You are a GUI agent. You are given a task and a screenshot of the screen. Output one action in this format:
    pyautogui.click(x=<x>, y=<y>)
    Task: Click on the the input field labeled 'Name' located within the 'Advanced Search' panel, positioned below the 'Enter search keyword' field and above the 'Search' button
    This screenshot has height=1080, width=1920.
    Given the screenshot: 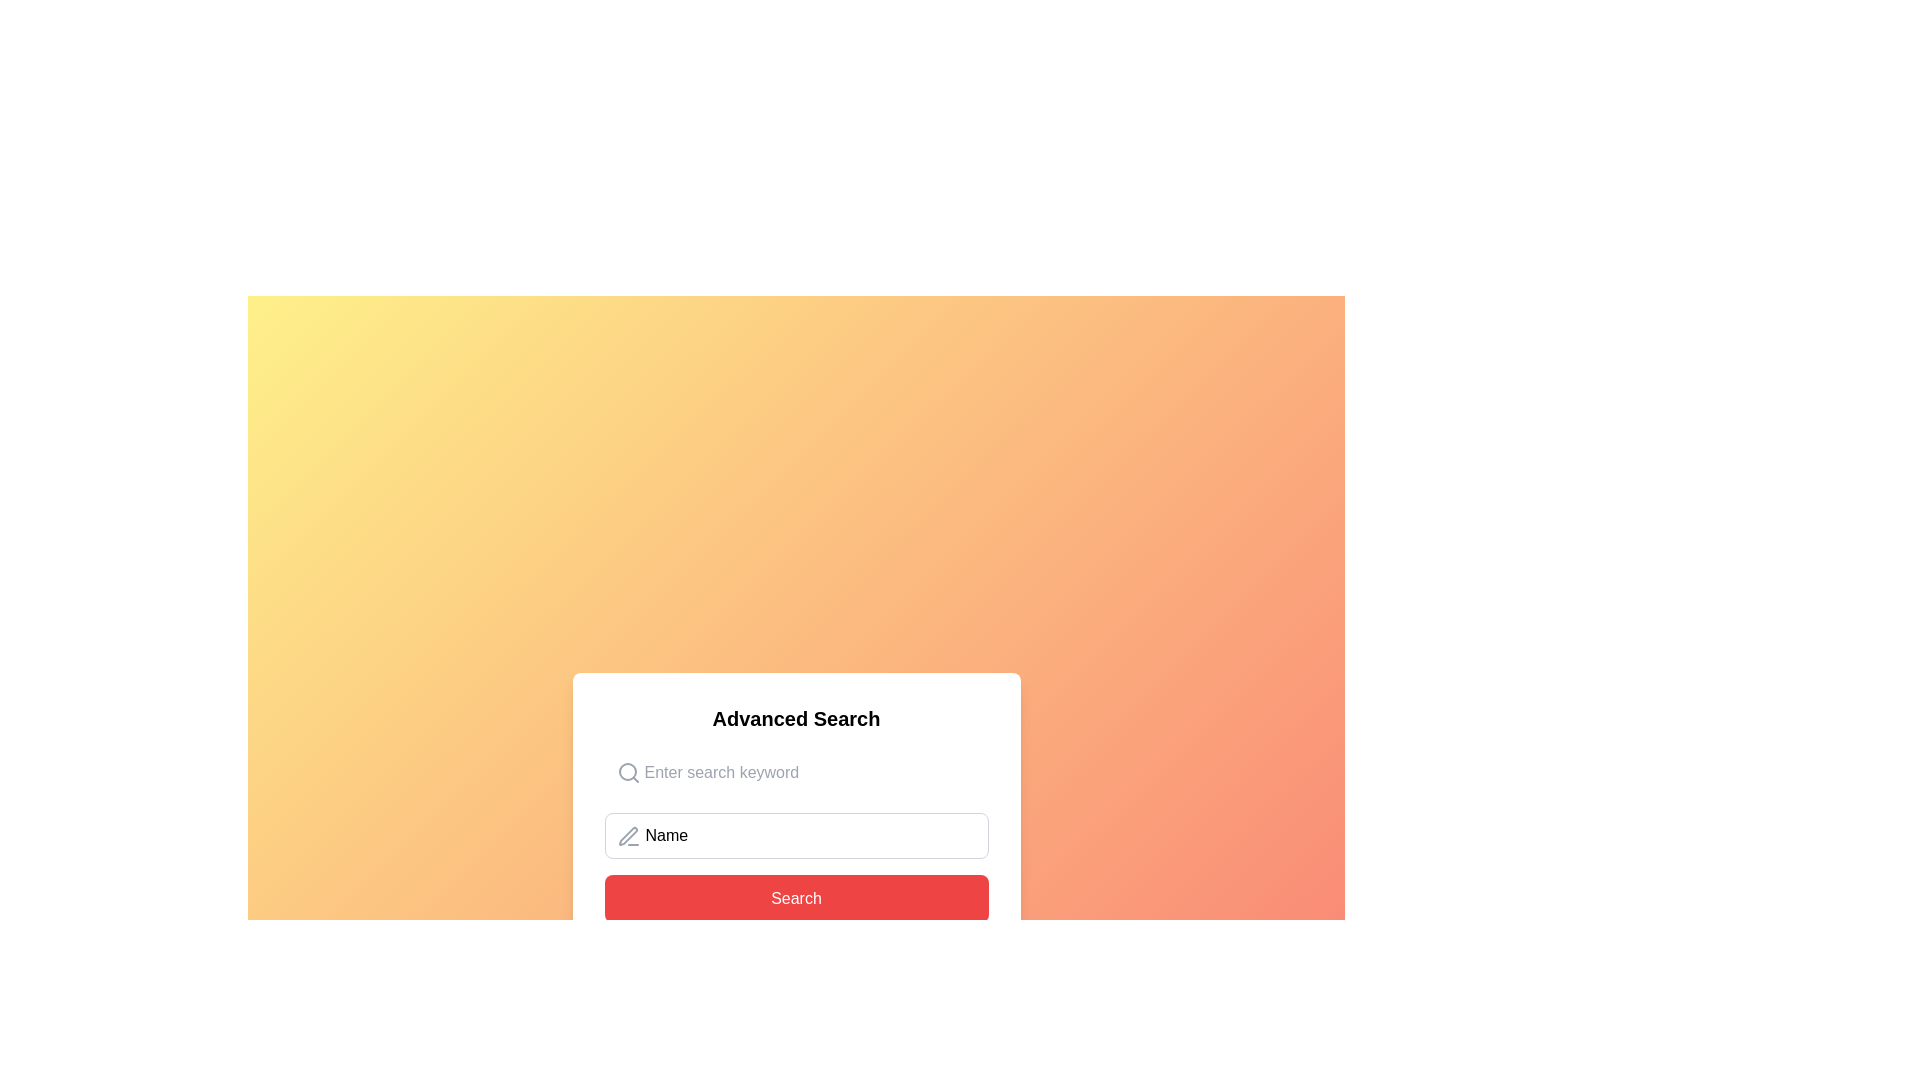 What is the action you would take?
    pyautogui.click(x=795, y=836)
    